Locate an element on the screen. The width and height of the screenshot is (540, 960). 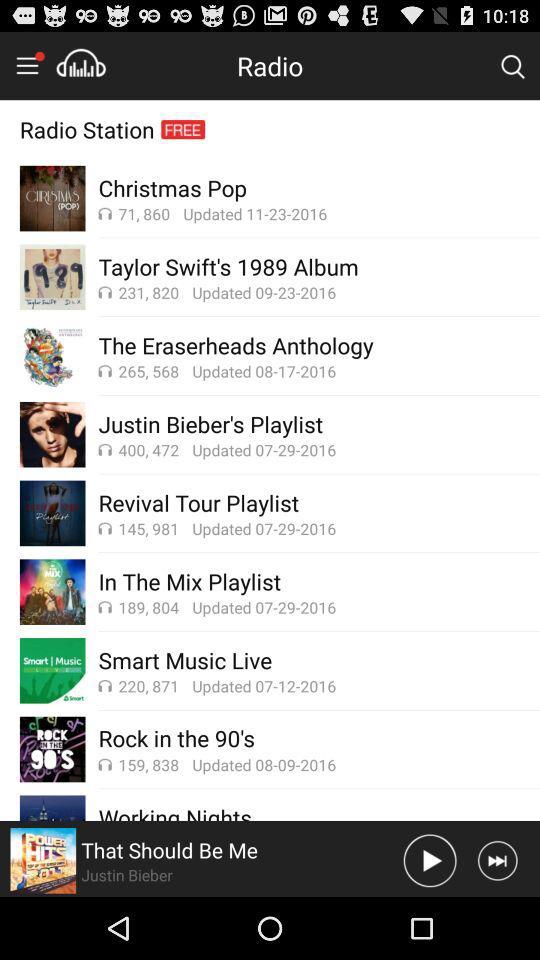
expand current song is located at coordinates (43, 859).